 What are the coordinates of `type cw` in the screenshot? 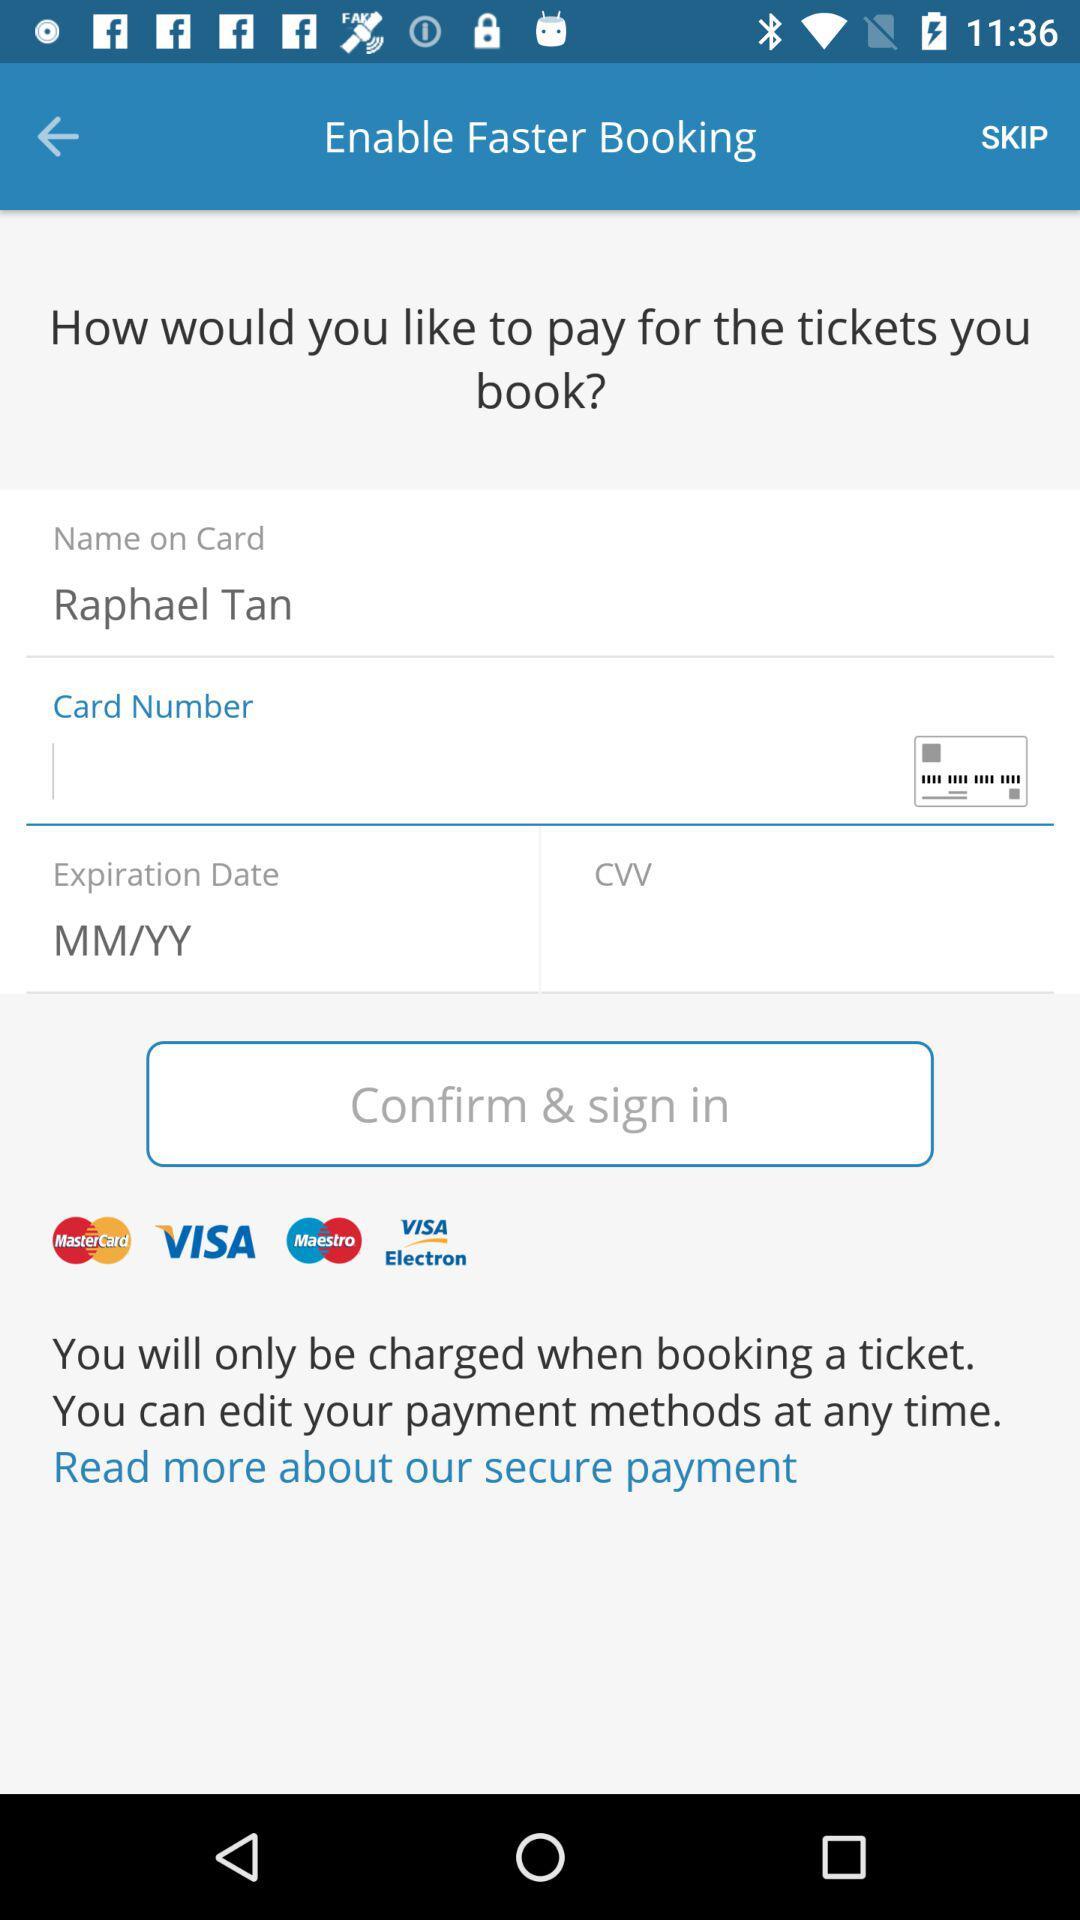 It's located at (810, 938).